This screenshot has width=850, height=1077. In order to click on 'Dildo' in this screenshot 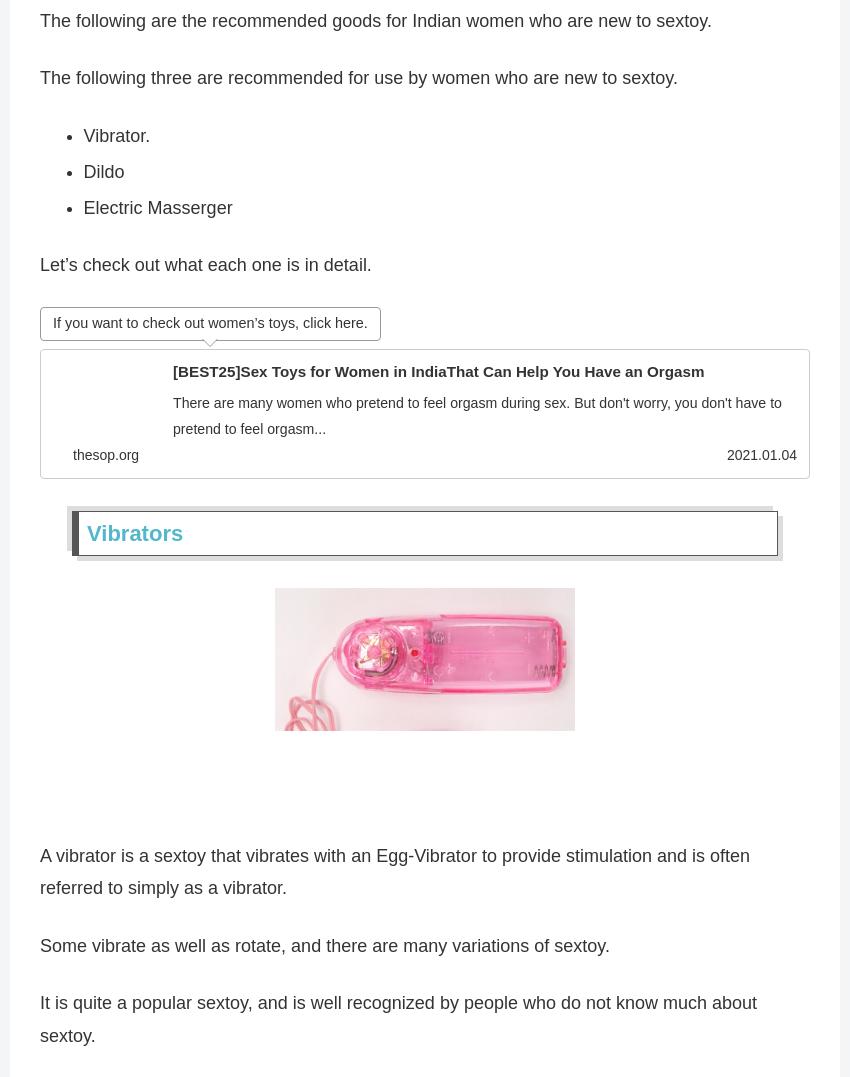, I will do `click(102, 175)`.